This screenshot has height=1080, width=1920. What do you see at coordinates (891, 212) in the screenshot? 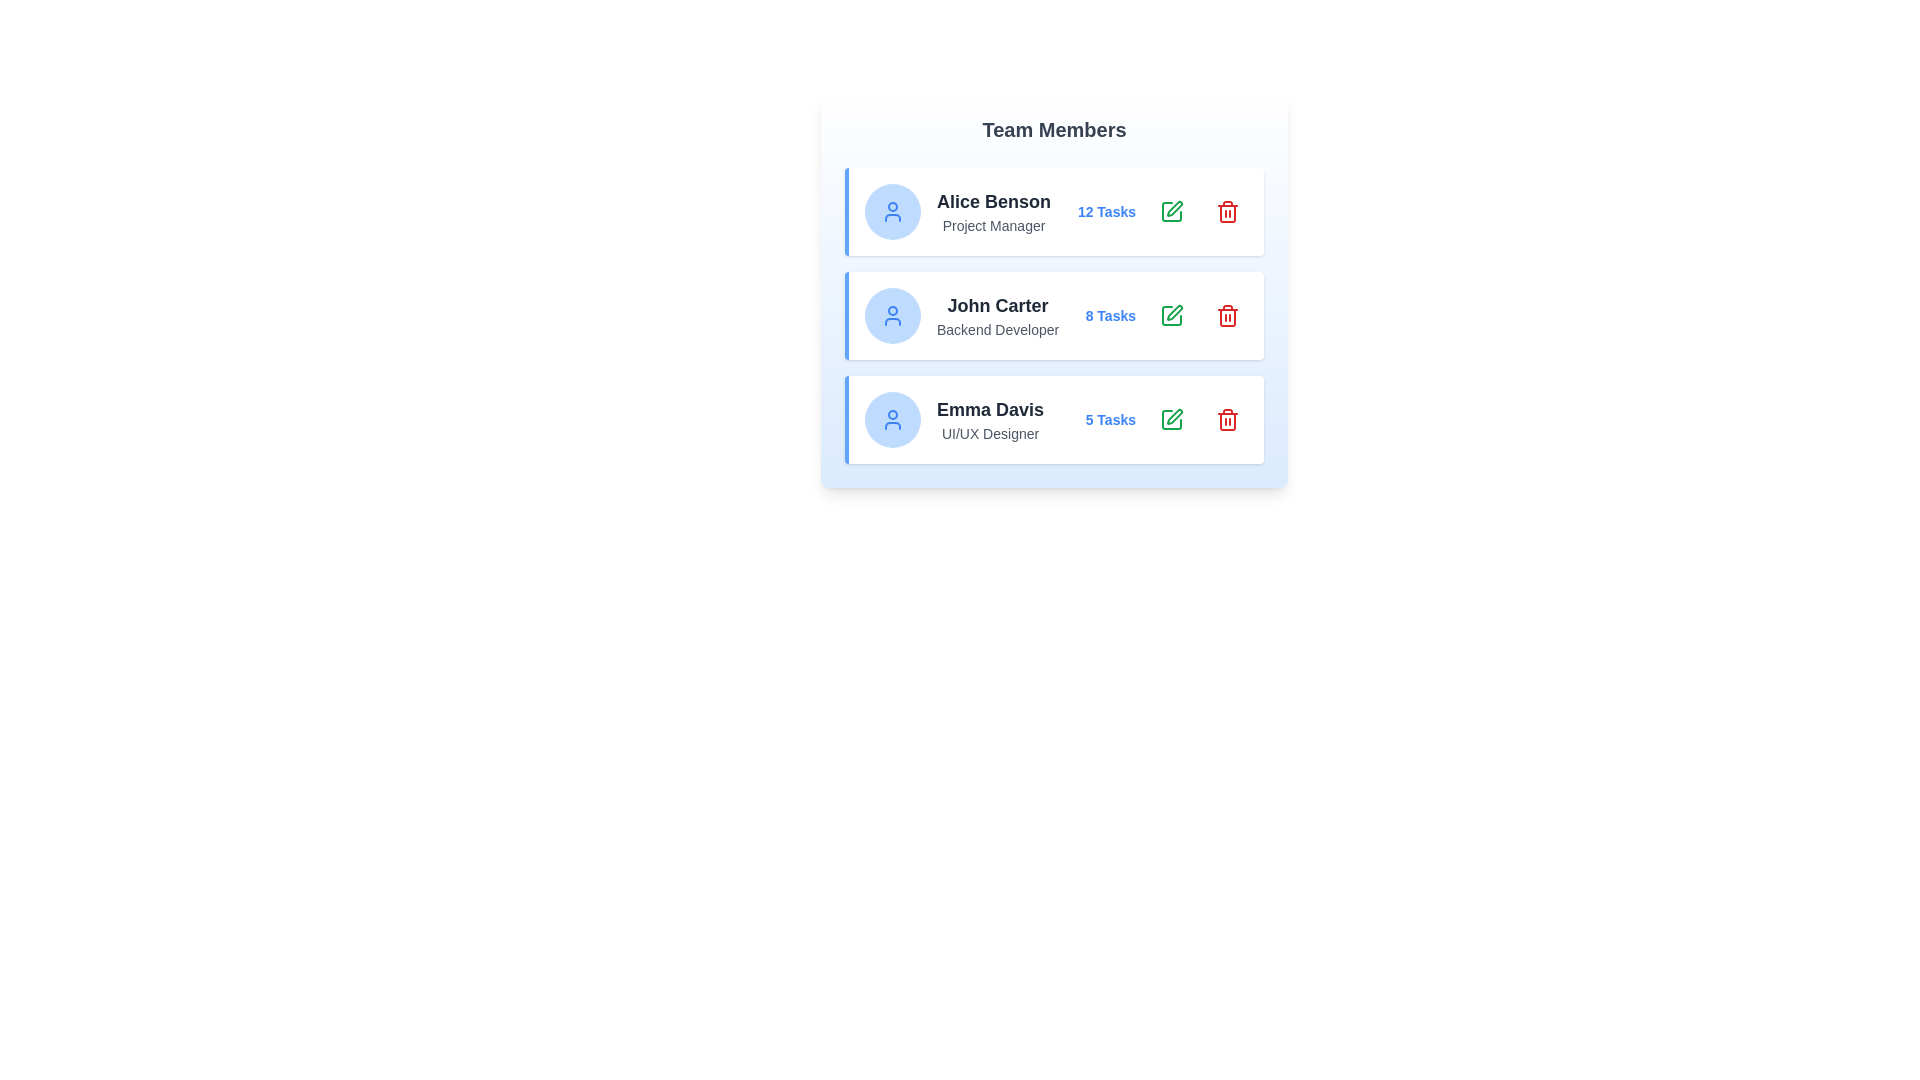
I see `the user icon for the team member Alice Benson` at bounding box center [891, 212].